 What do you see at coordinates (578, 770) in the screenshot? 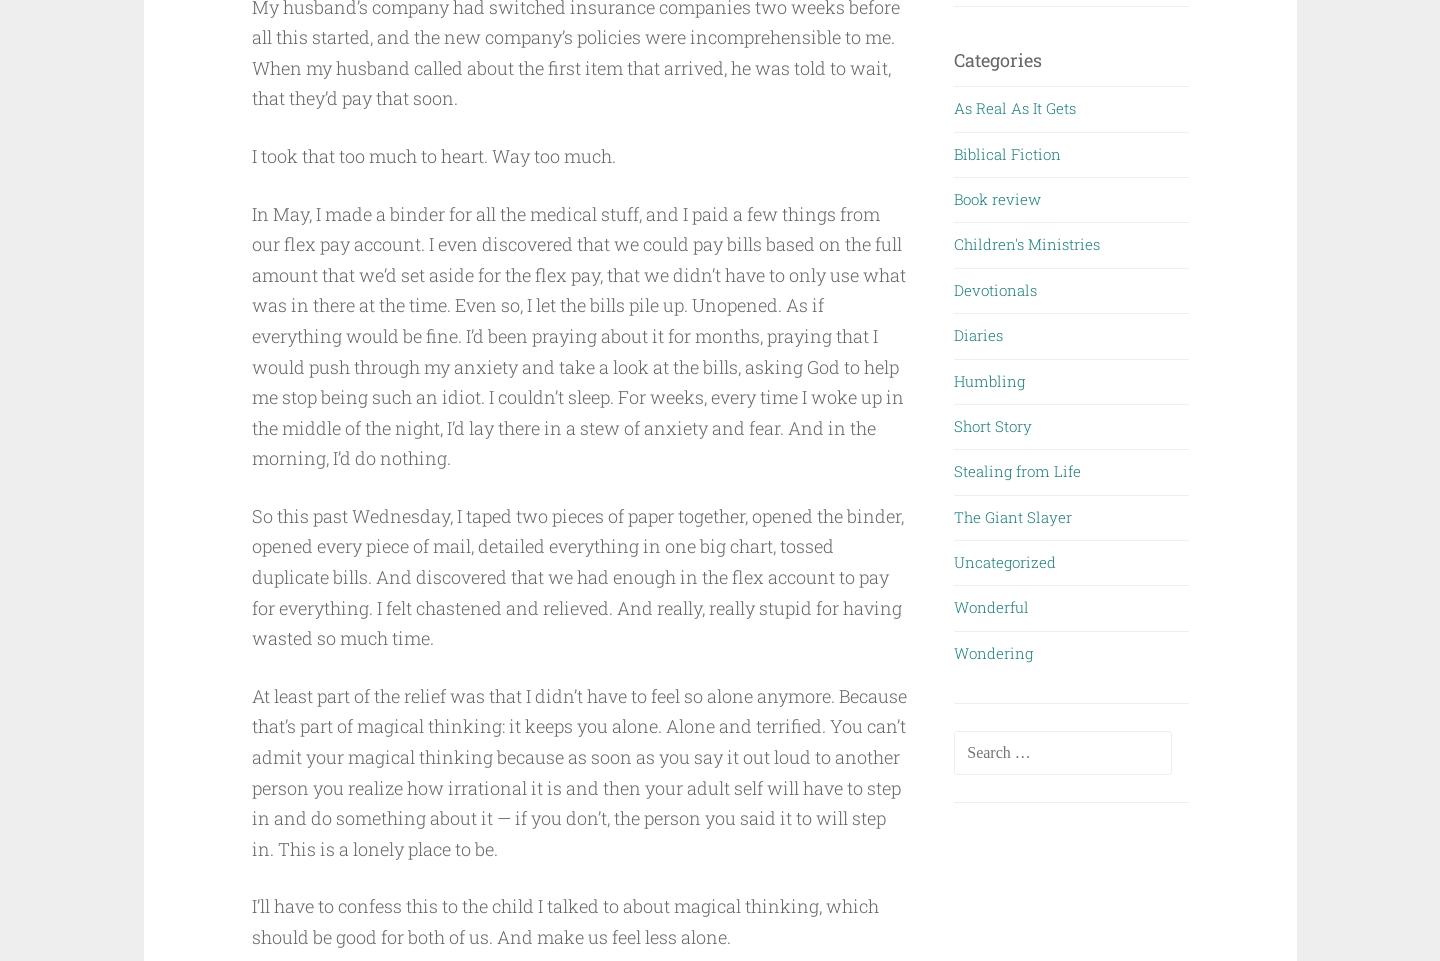
I see `'At least part of the relief was that I didn’t have to feel so alone anymore. Because that’s part of magical thinking: it keeps you alone. Alone and terrified. You can’t admit your magical thinking because as soon as you say it out loud to another person you realize how irrational it is and then your adult self will have to step in and do something about it — if you don’t, the person you said it to will step in. This is a lonely place to be.'` at bounding box center [578, 770].